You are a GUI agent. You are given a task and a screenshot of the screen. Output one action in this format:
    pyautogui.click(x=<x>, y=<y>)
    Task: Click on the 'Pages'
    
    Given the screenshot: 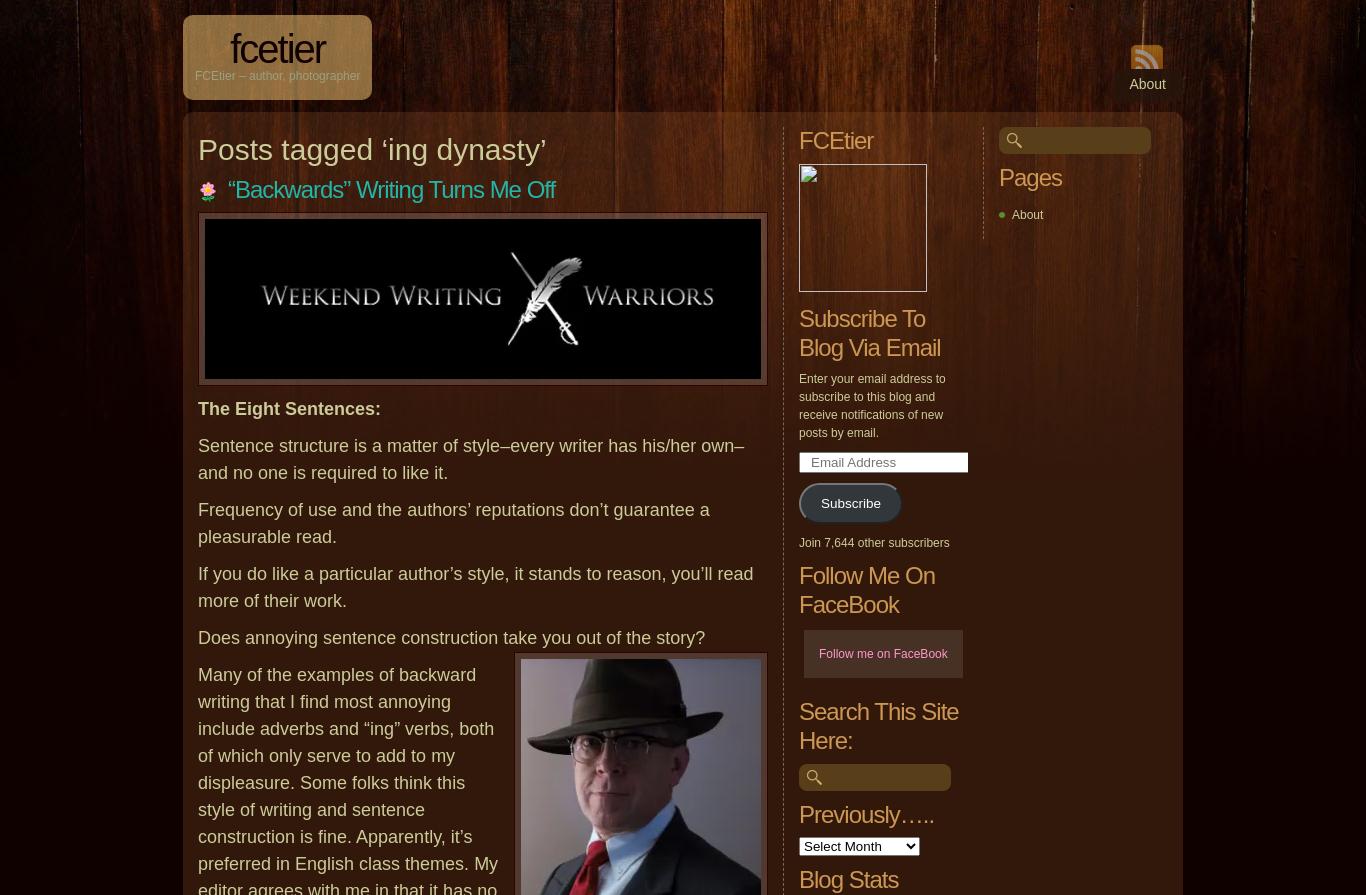 What is the action you would take?
    pyautogui.click(x=1029, y=177)
    